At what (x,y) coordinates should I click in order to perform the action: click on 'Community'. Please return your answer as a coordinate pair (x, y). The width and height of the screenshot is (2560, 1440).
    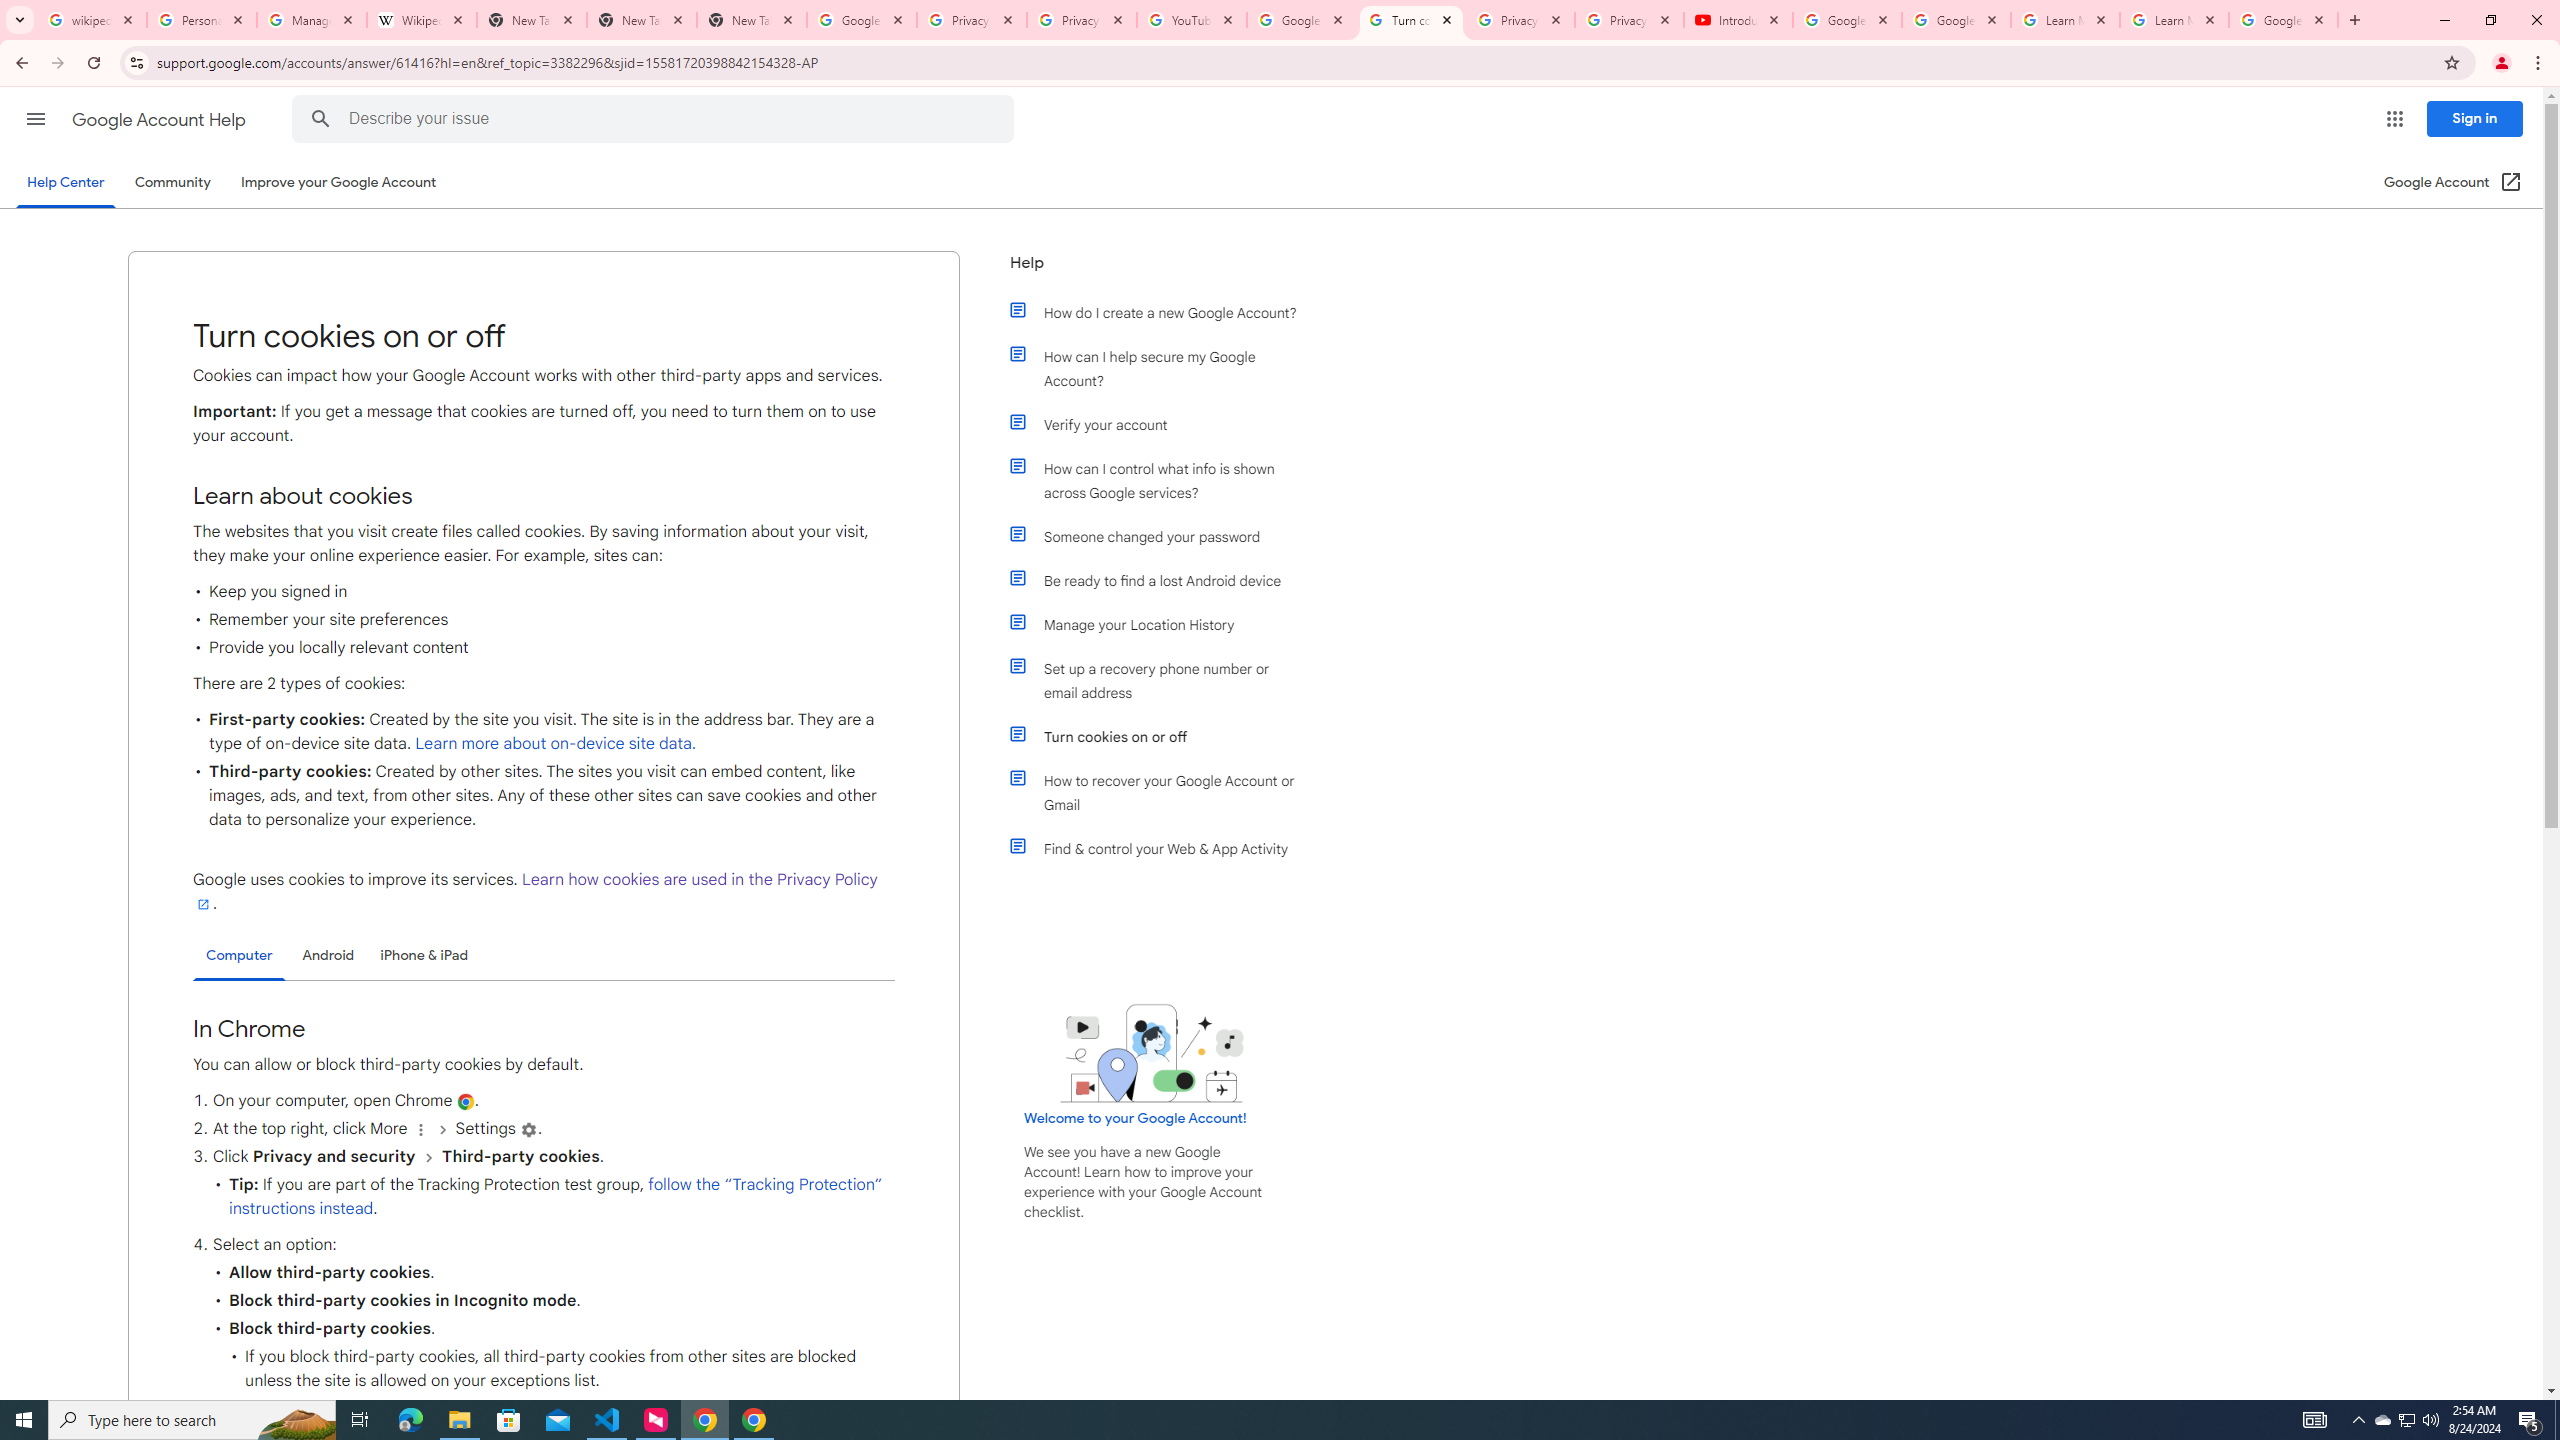
    Looking at the image, I should click on (171, 181).